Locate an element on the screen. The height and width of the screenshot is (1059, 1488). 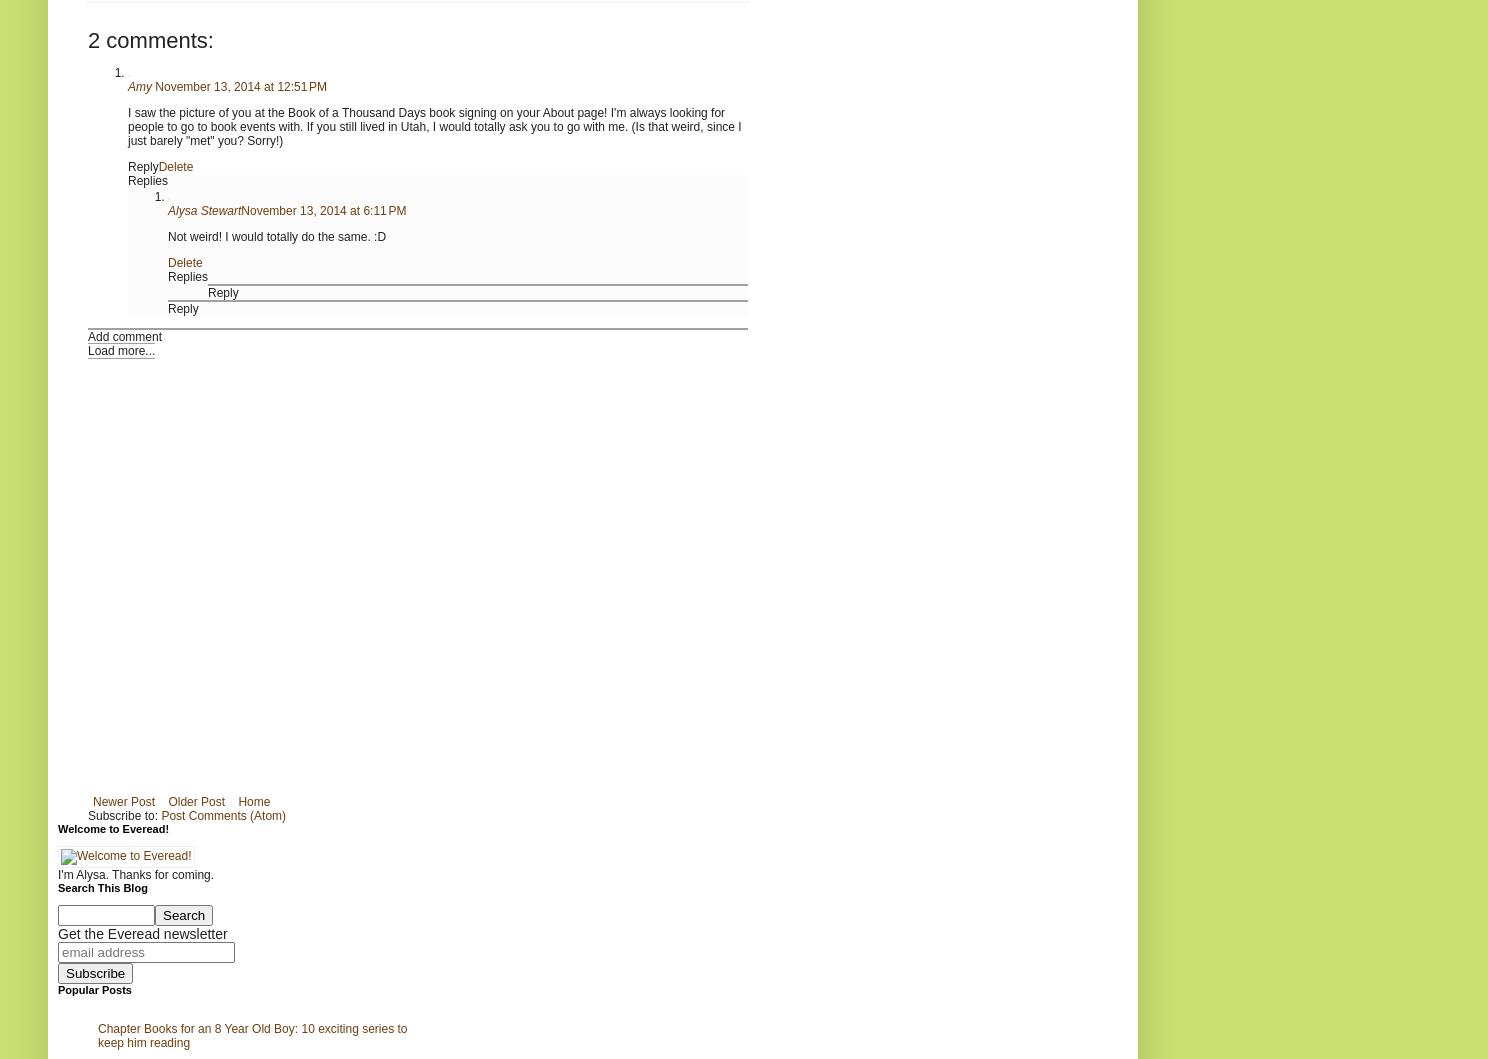
'I'm Alysa. Thanks for coming.' is located at coordinates (135, 873).